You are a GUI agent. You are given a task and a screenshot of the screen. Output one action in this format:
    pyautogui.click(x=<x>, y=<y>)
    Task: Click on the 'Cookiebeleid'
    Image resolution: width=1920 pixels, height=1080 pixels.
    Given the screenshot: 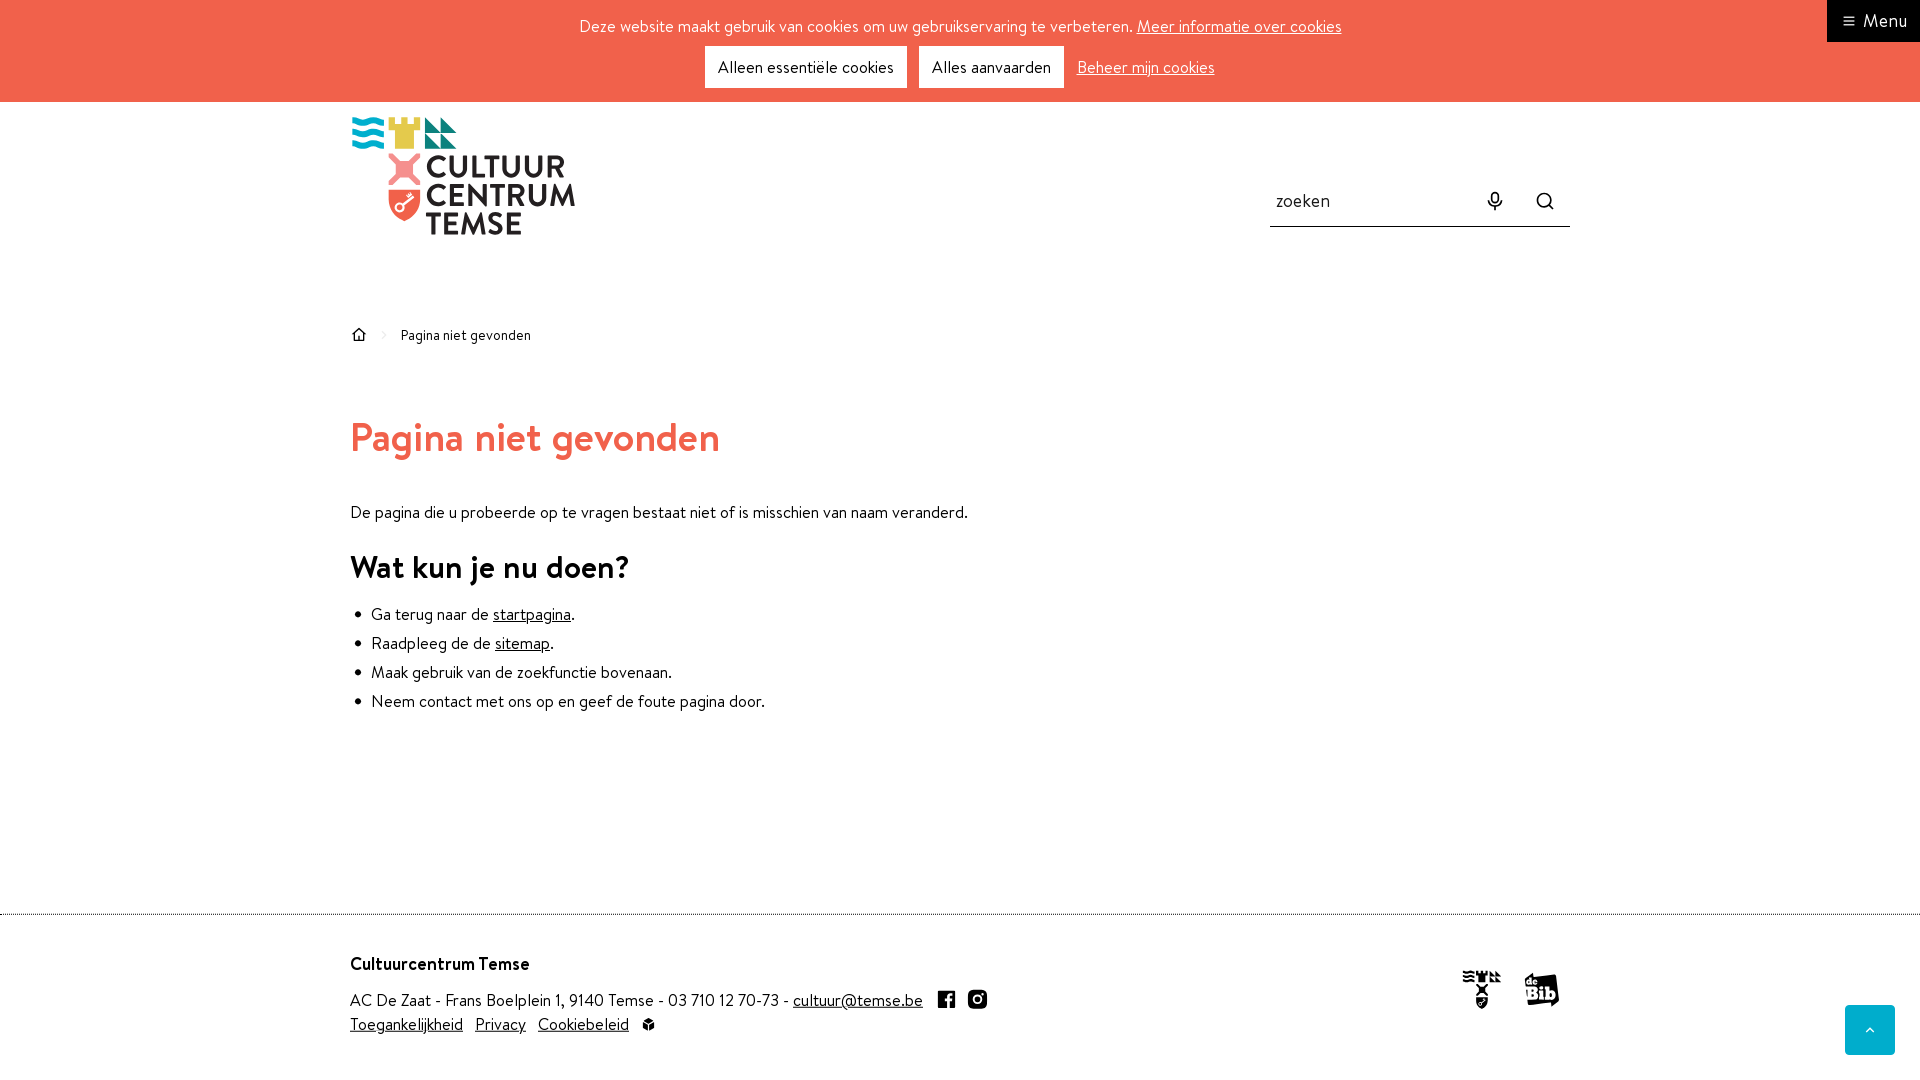 What is the action you would take?
    pyautogui.click(x=582, y=1023)
    